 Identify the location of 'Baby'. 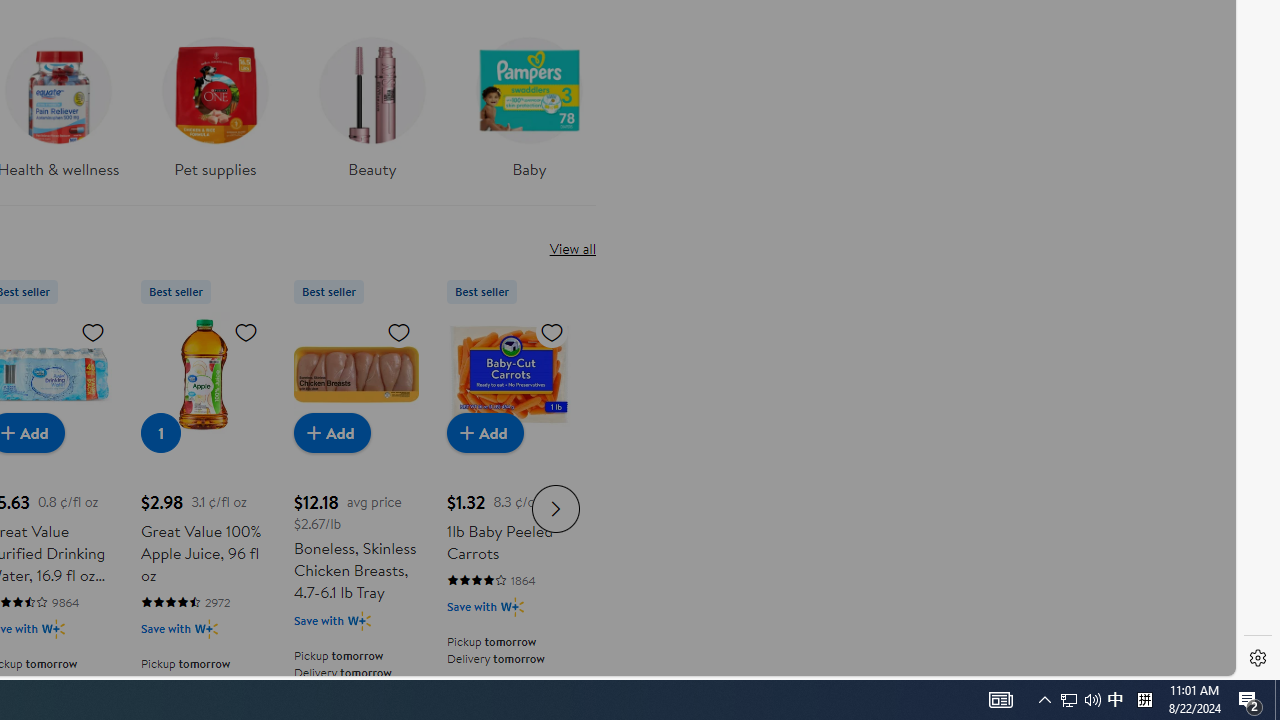
(529, 101).